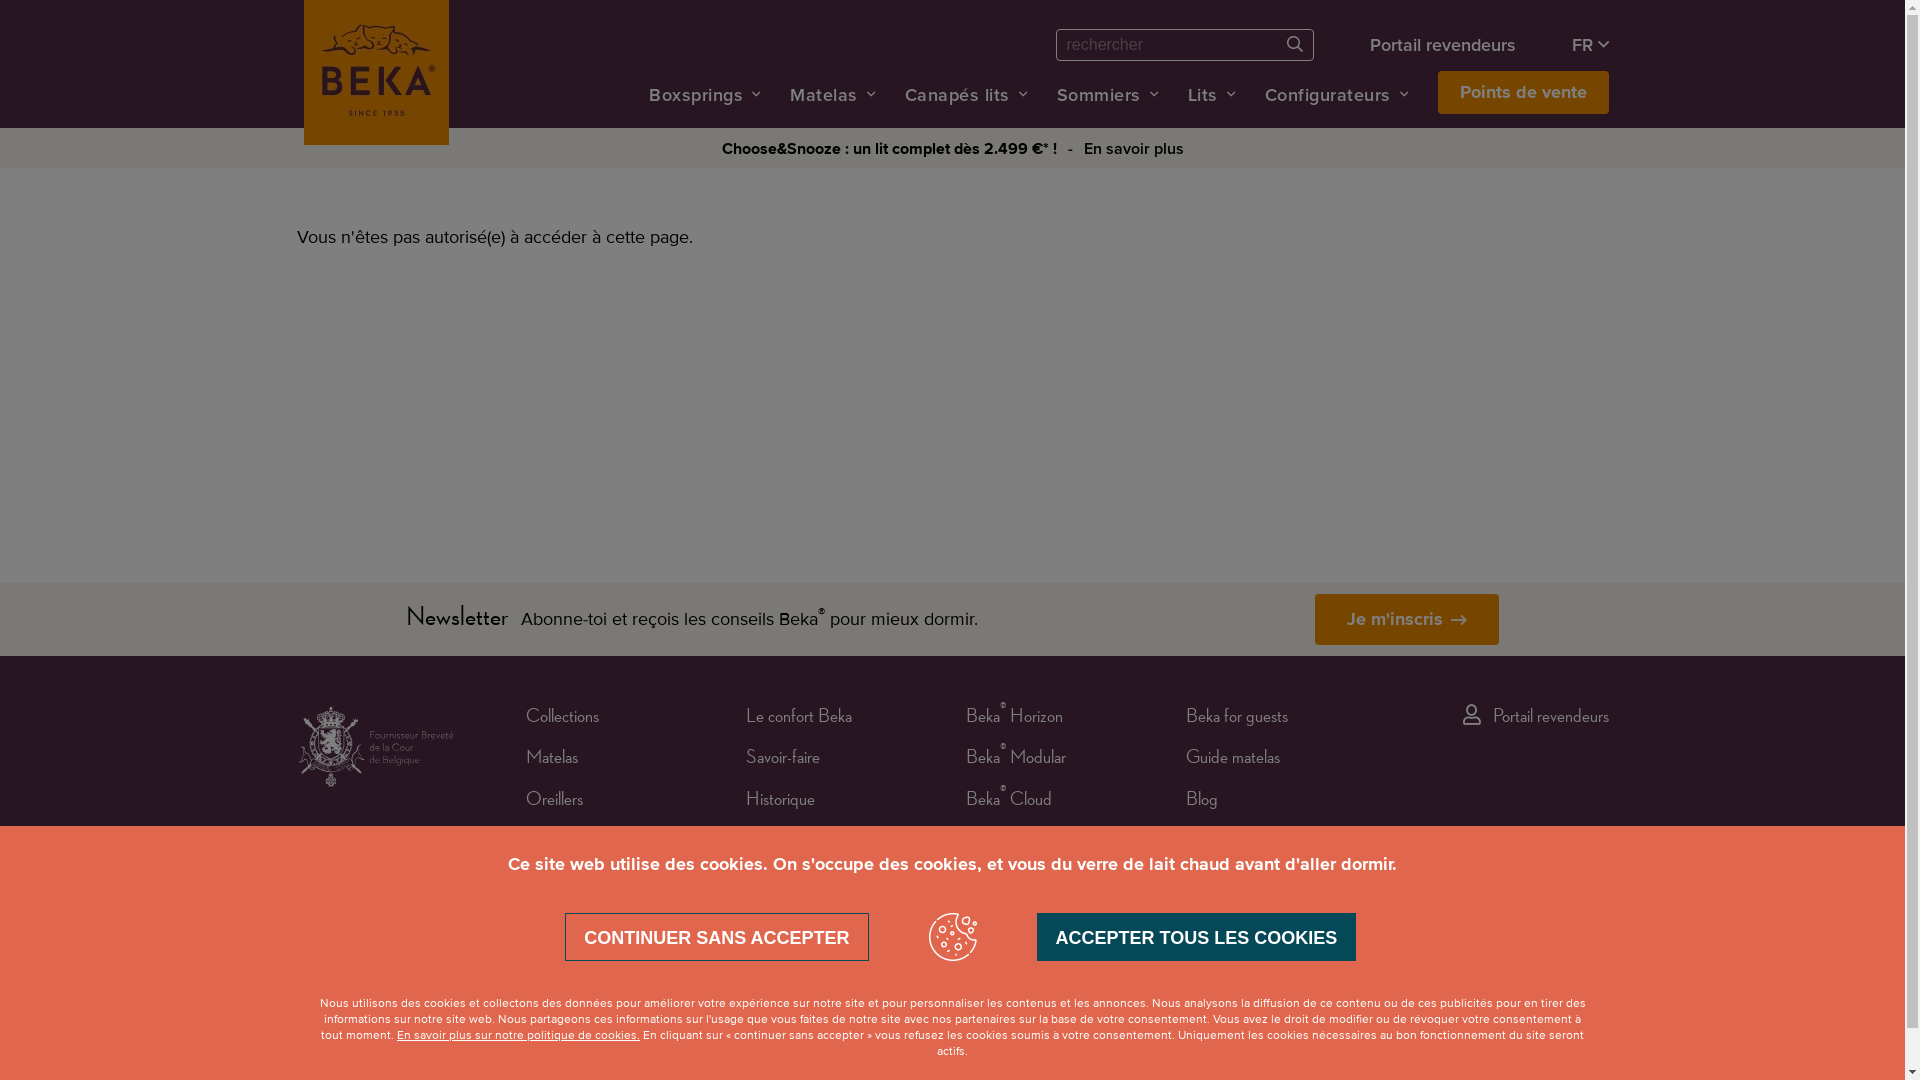  I want to click on 'Matelas', so click(552, 760).